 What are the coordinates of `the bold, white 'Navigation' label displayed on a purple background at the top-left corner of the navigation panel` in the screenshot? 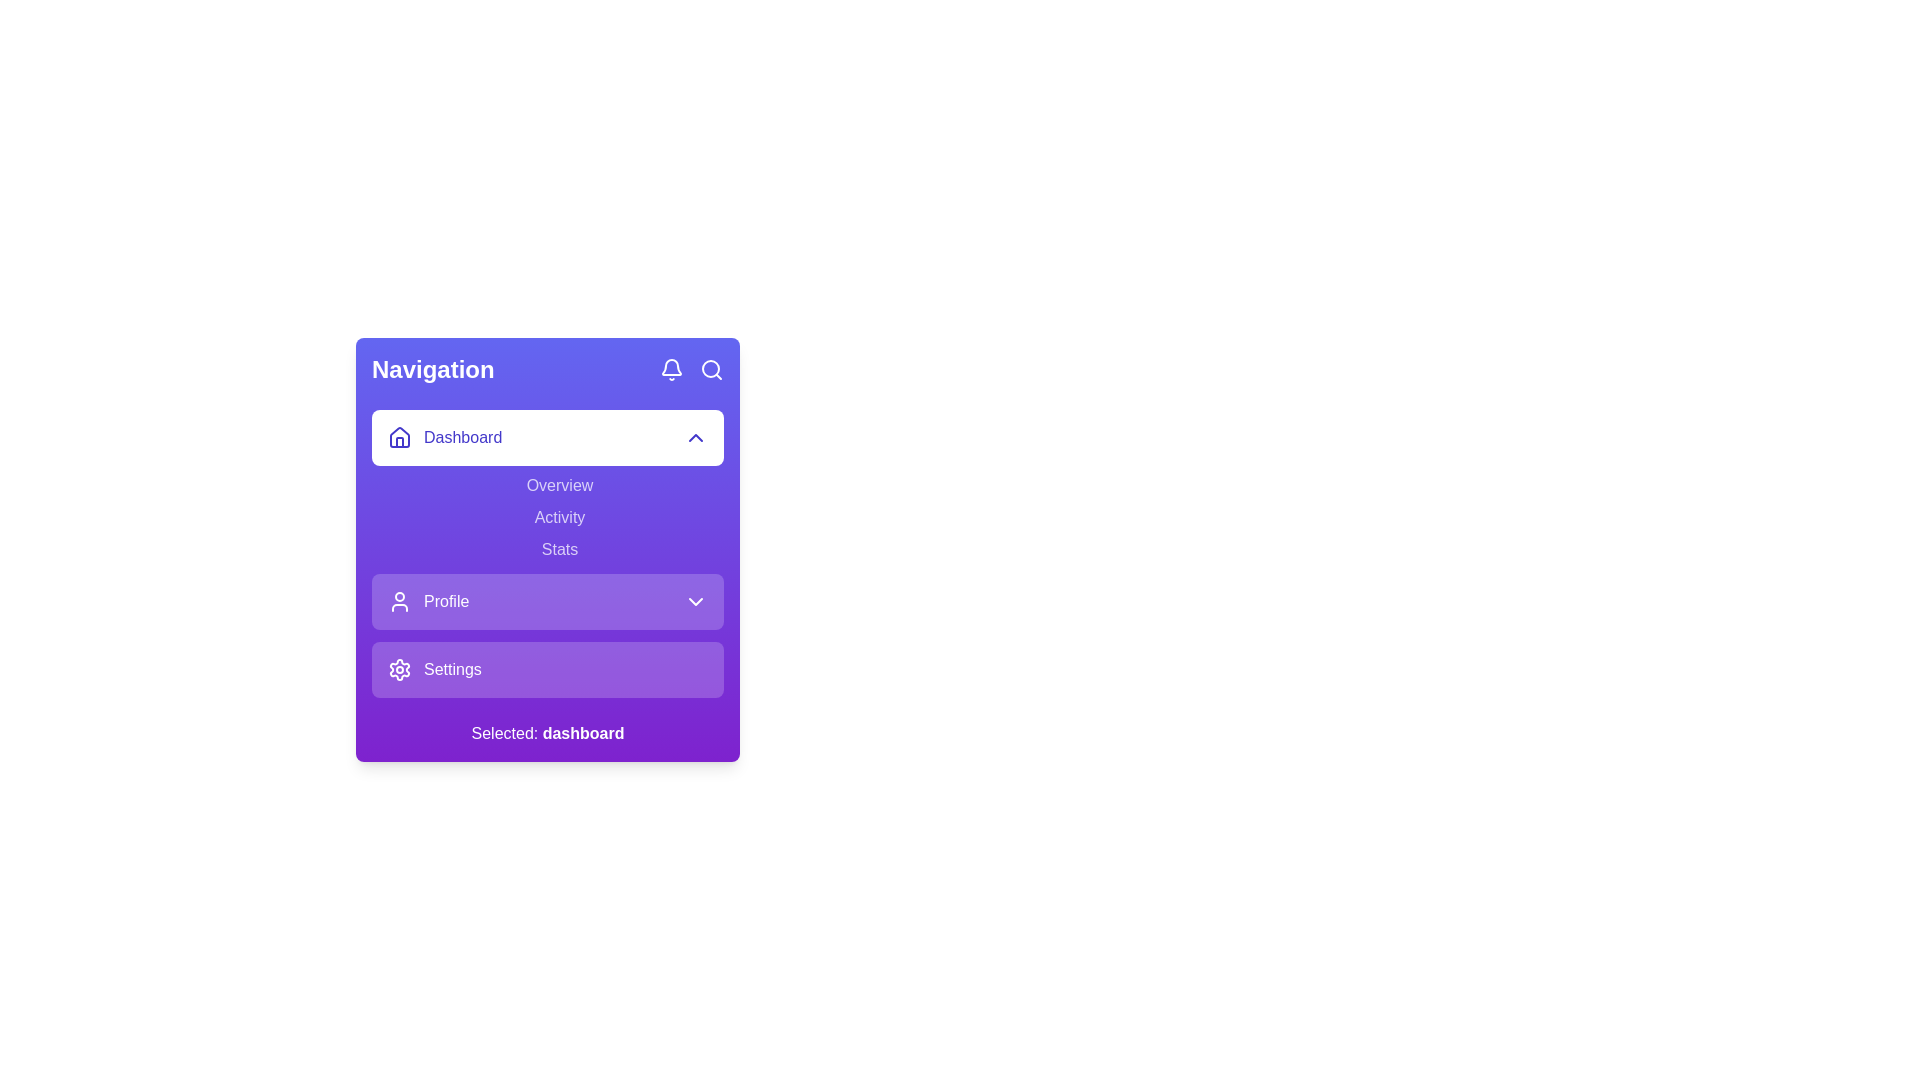 It's located at (432, 370).